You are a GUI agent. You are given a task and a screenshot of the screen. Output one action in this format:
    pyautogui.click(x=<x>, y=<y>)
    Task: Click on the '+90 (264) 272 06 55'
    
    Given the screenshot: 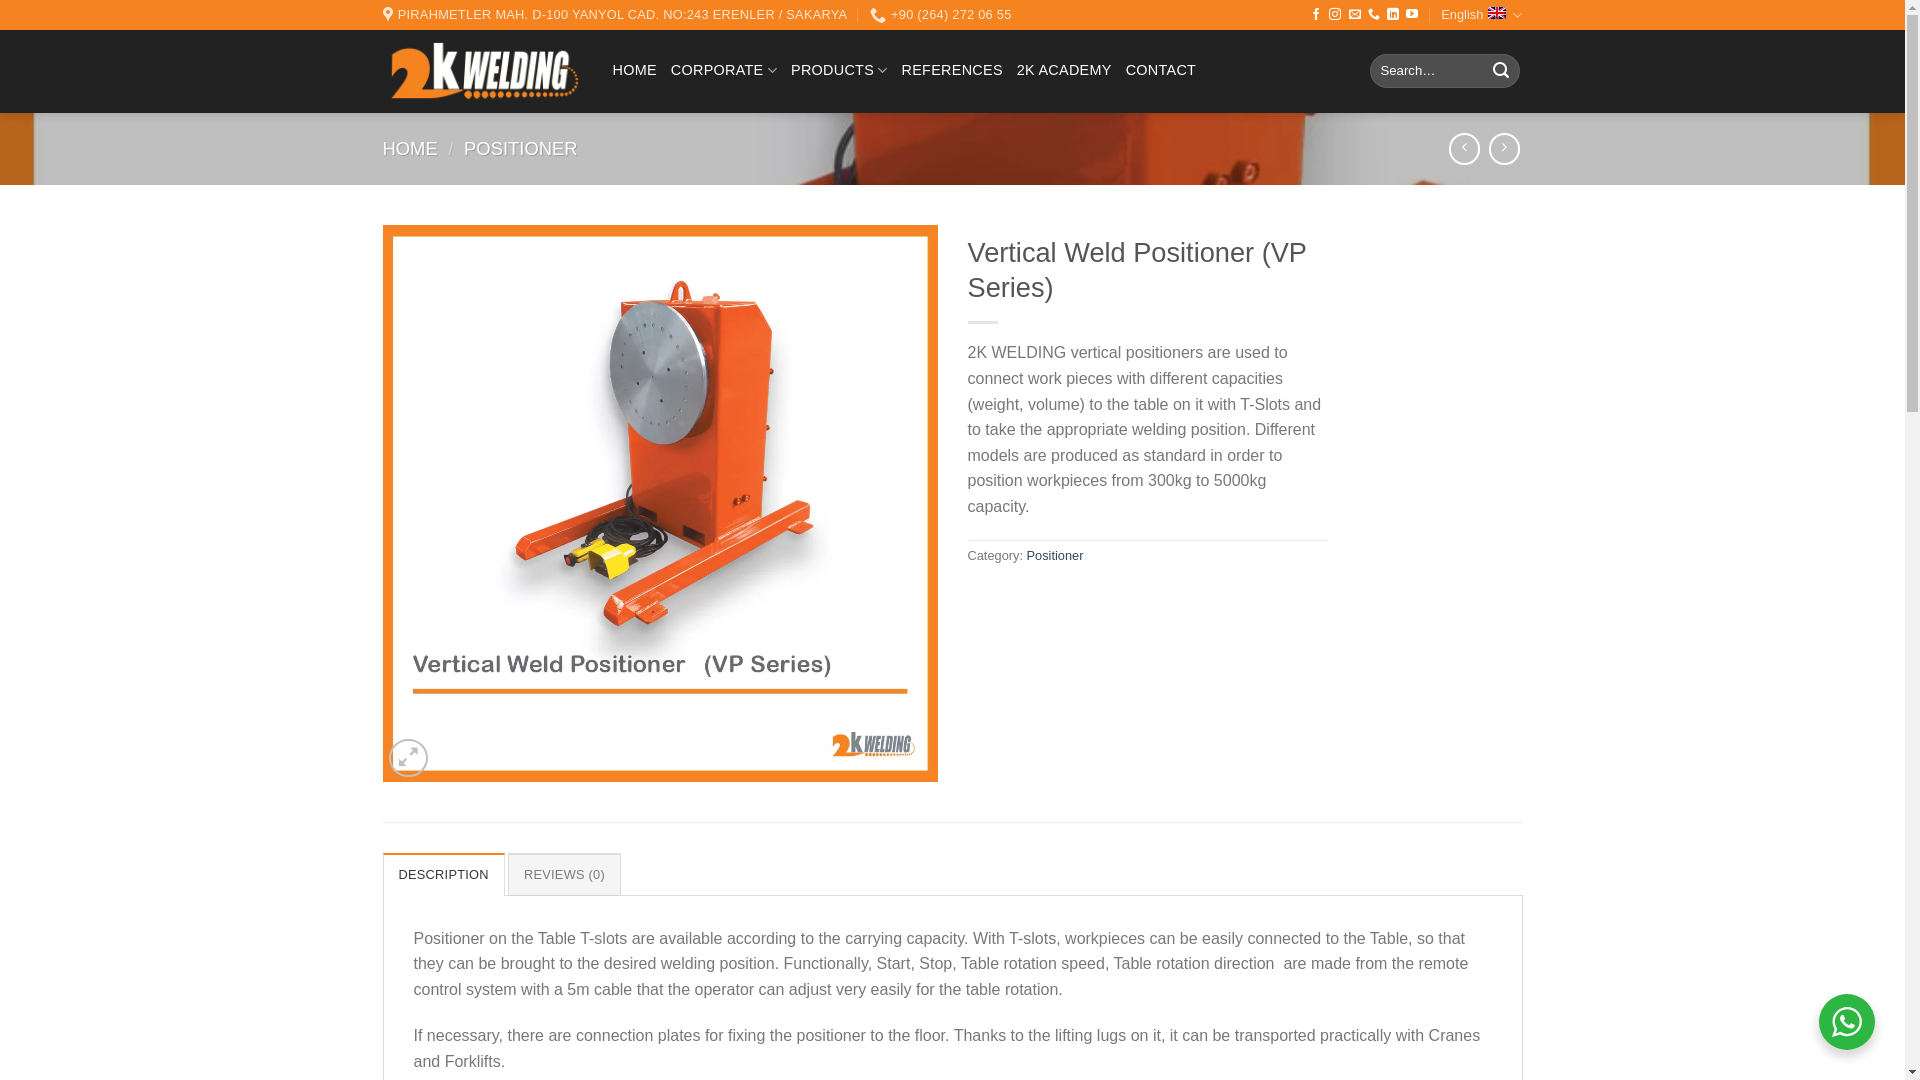 What is the action you would take?
    pyautogui.click(x=939, y=15)
    